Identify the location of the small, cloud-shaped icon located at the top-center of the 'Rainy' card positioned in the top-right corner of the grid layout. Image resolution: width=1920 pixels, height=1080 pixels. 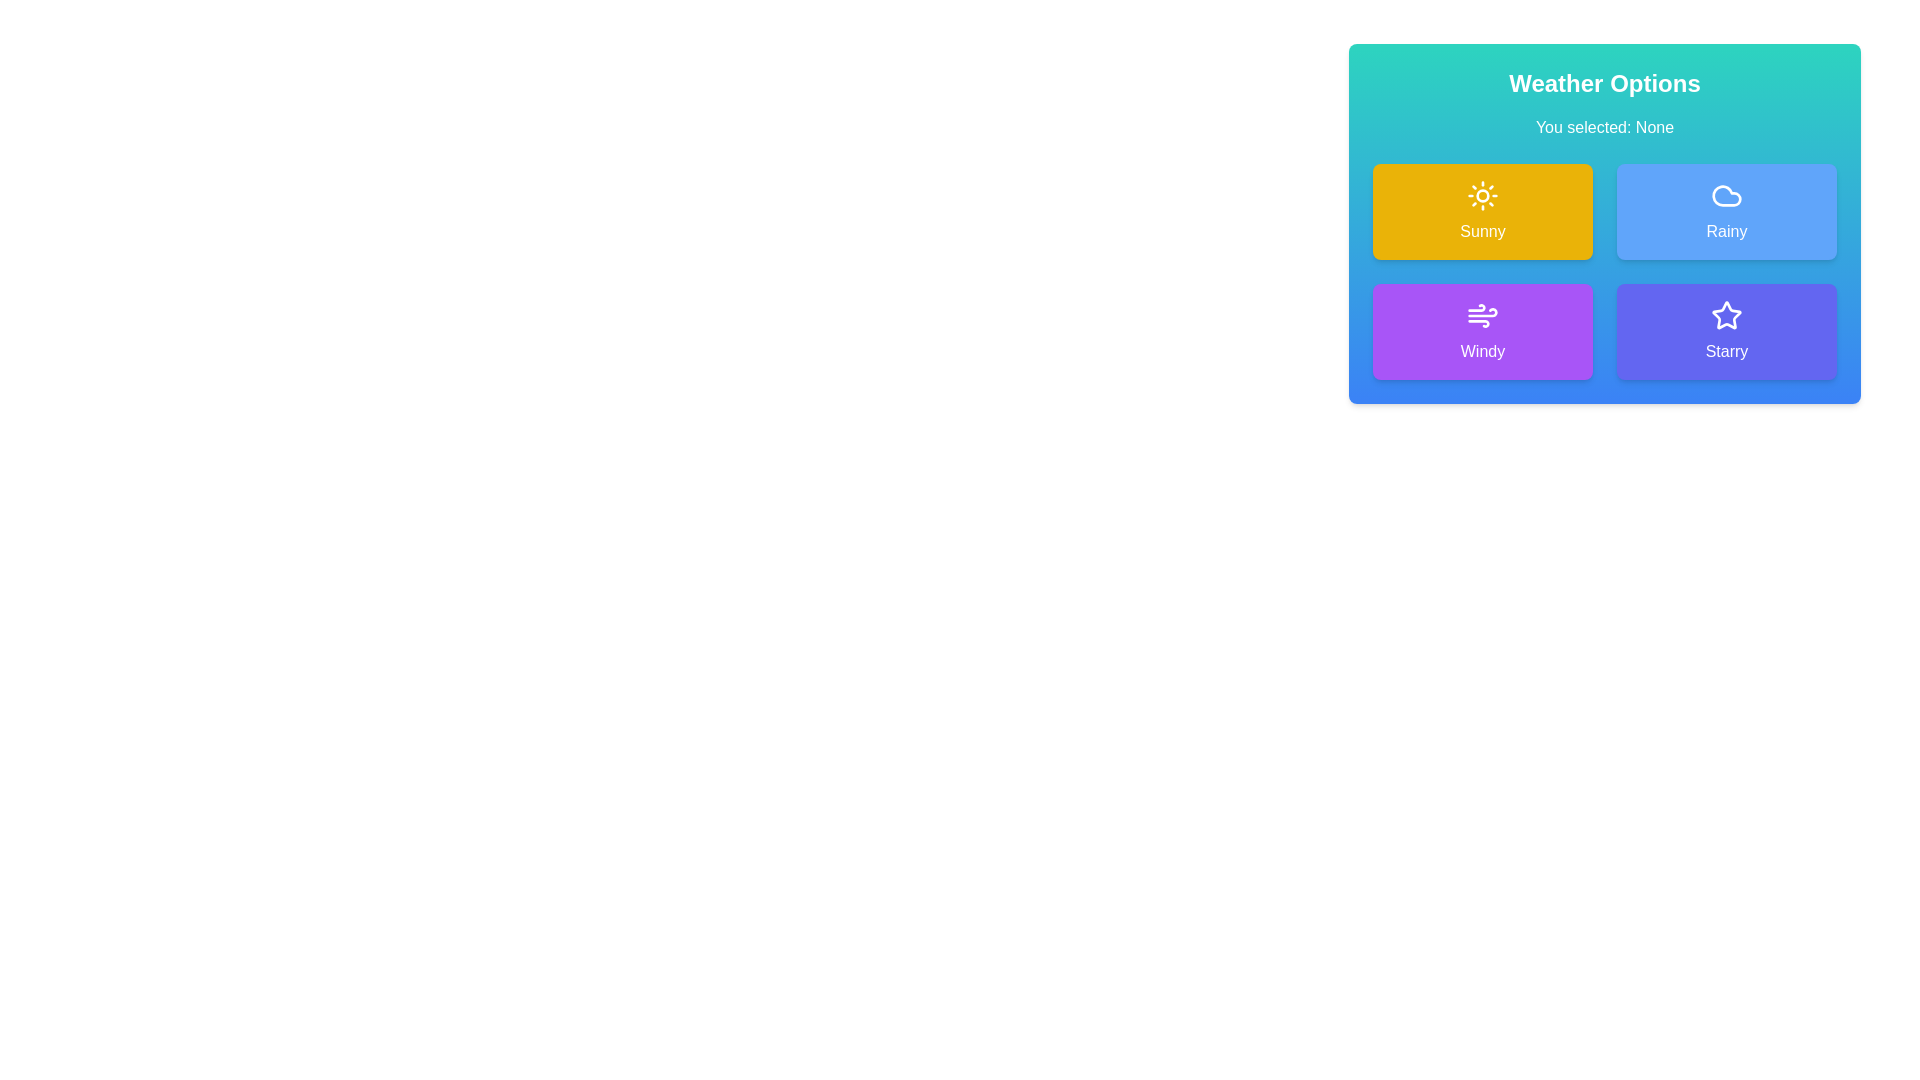
(1726, 196).